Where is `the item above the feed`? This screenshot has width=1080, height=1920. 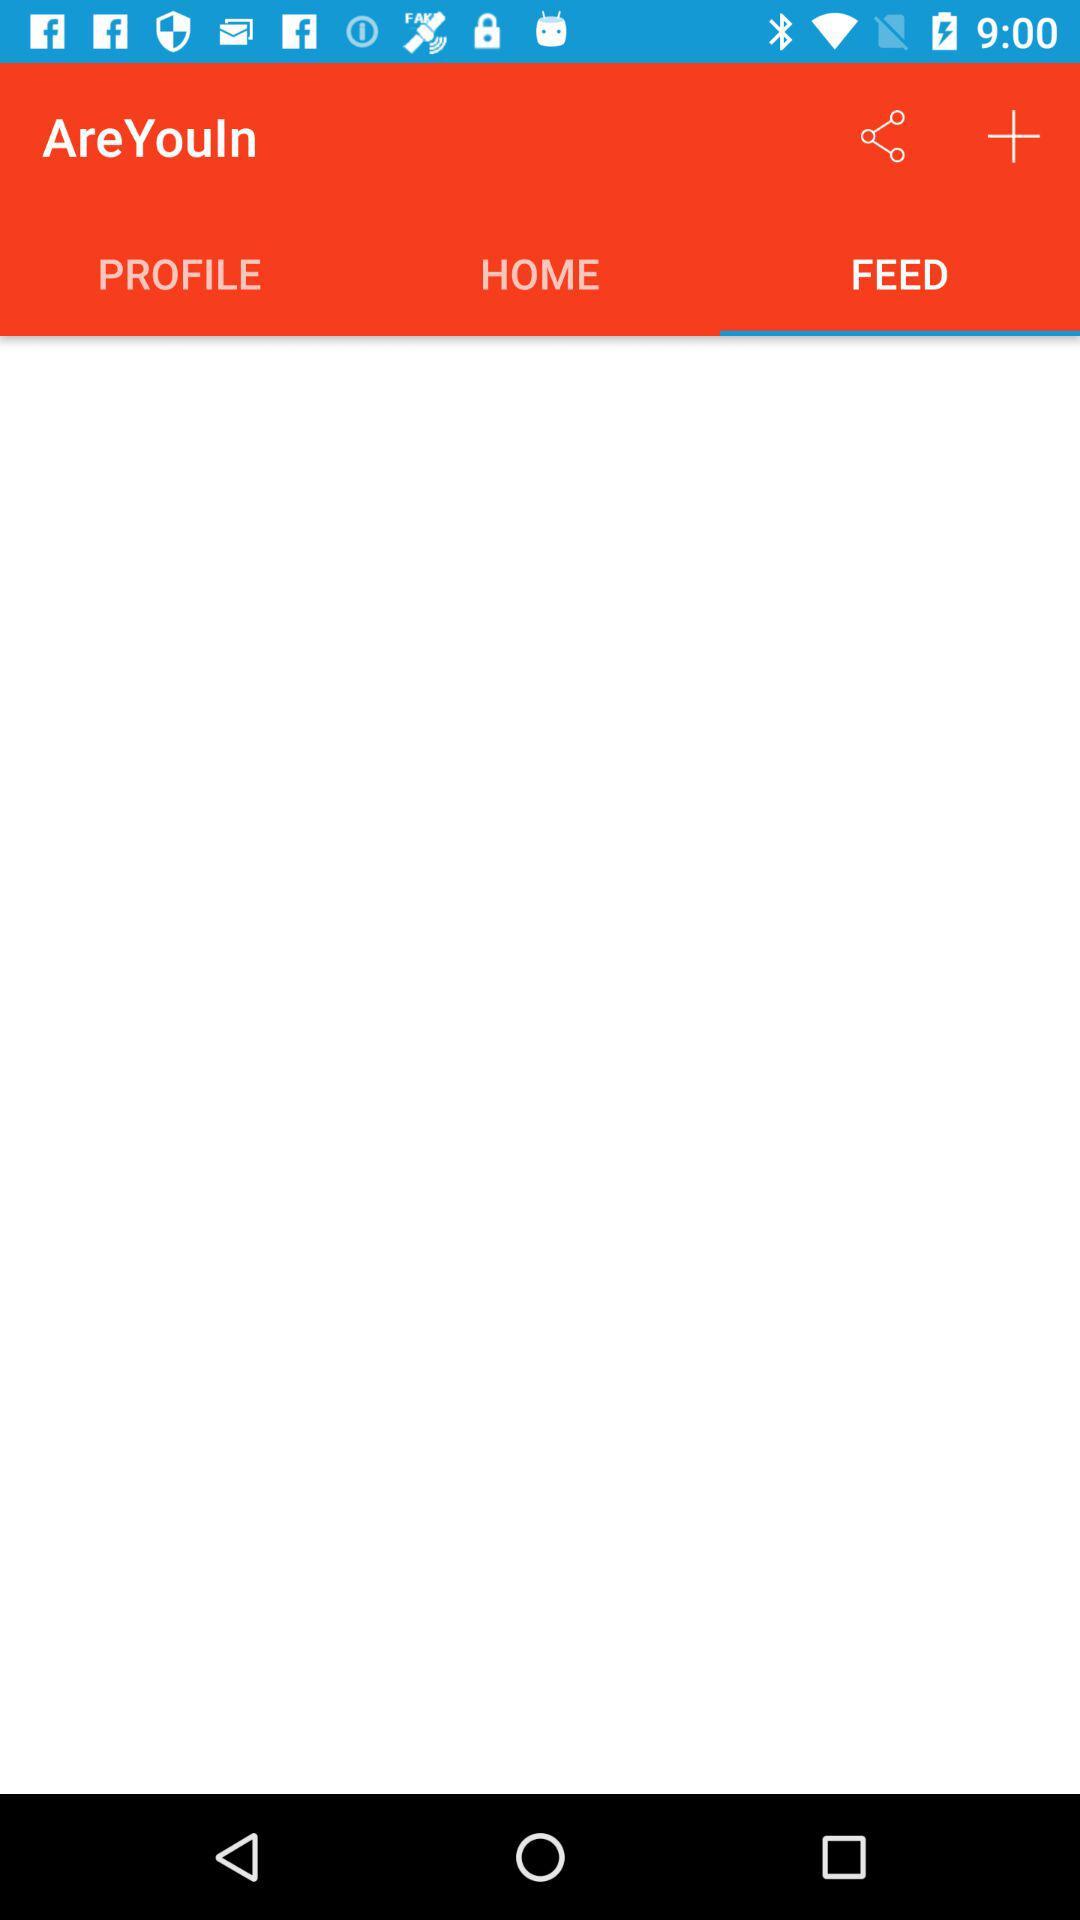
the item above the feed is located at coordinates (882, 135).